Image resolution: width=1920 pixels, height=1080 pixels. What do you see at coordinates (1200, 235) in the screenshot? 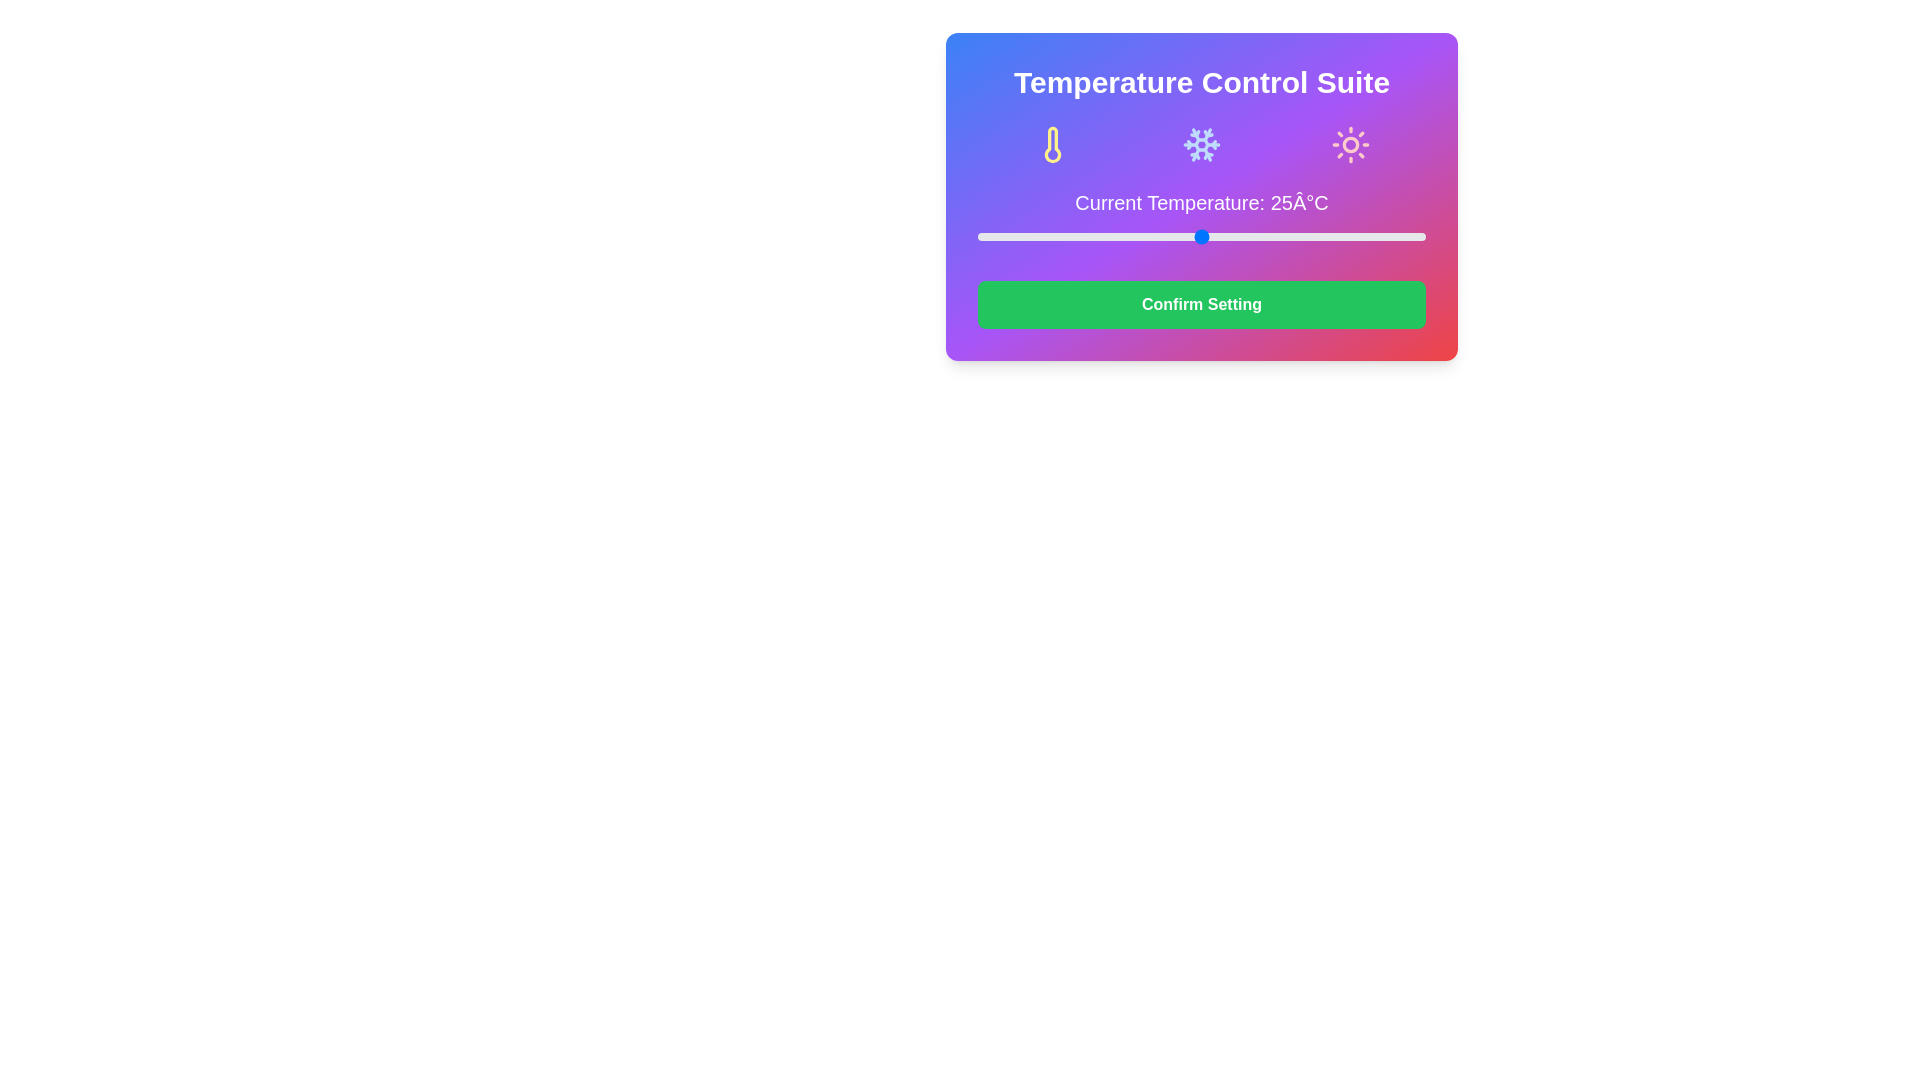
I see `the slider to set the temperature to 25°C` at bounding box center [1200, 235].